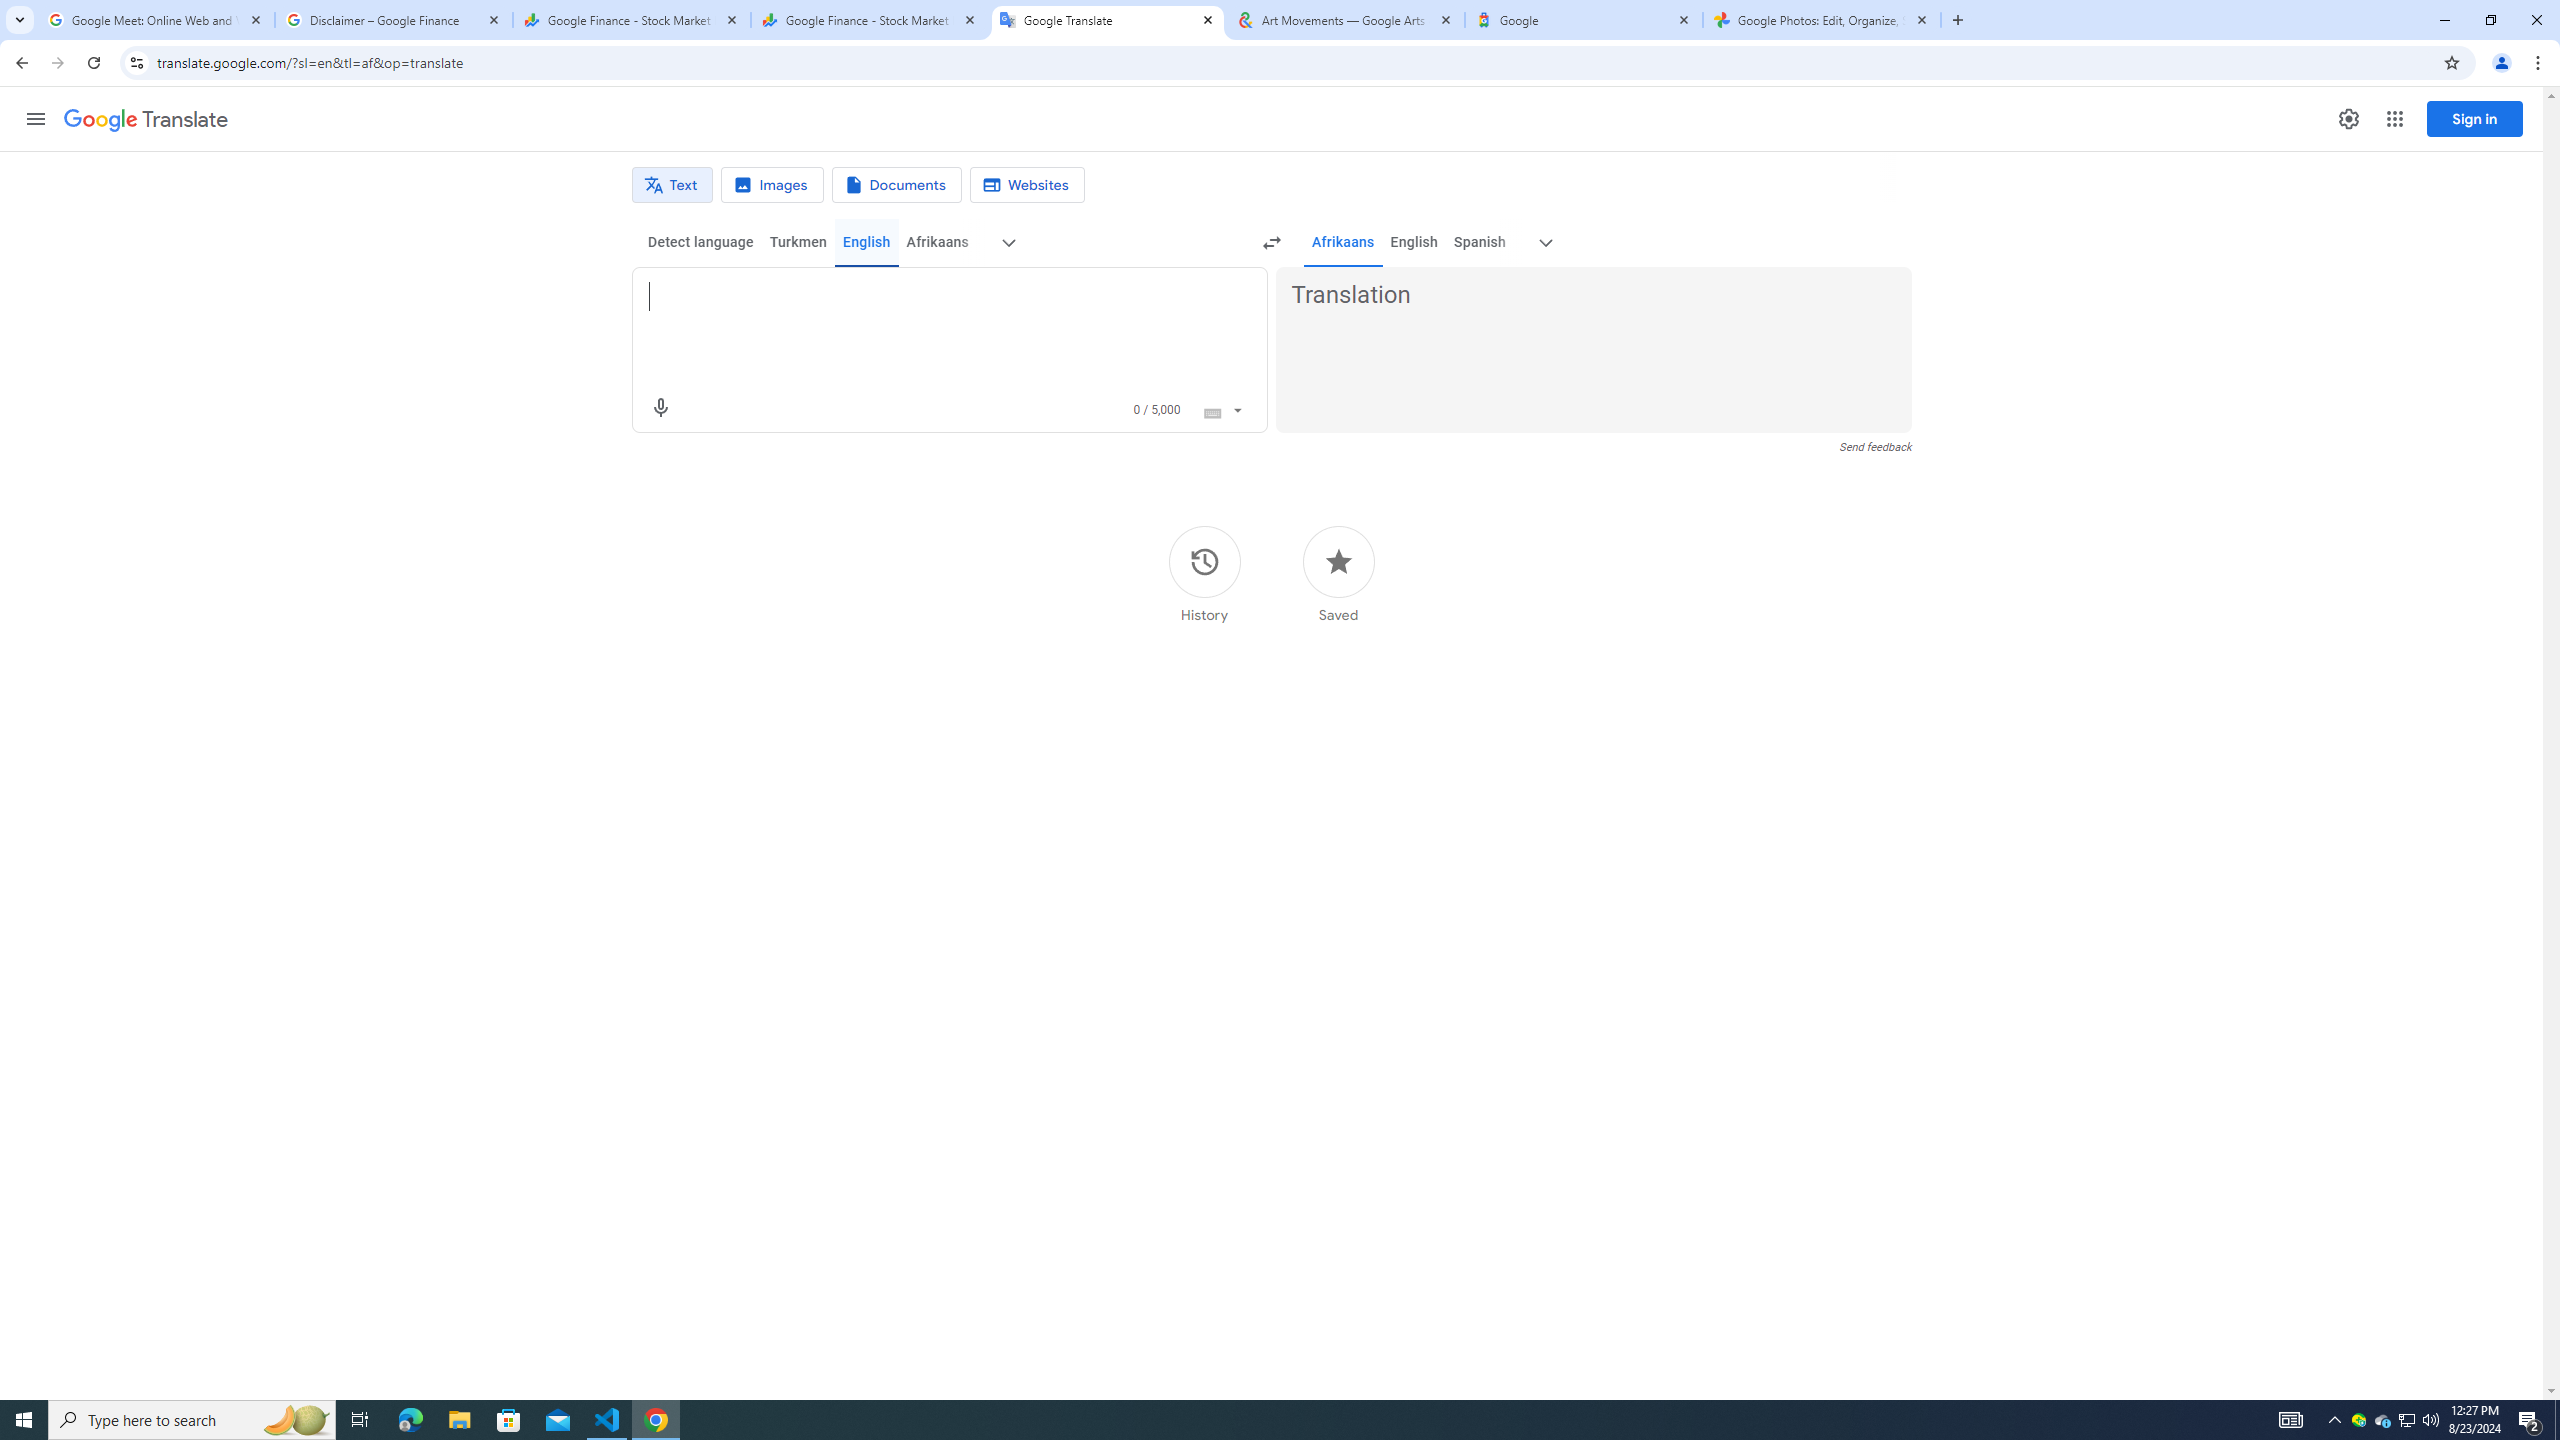 The height and width of the screenshot is (1440, 2560). I want to click on 'Show the Input Tools menu', so click(1236, 407).